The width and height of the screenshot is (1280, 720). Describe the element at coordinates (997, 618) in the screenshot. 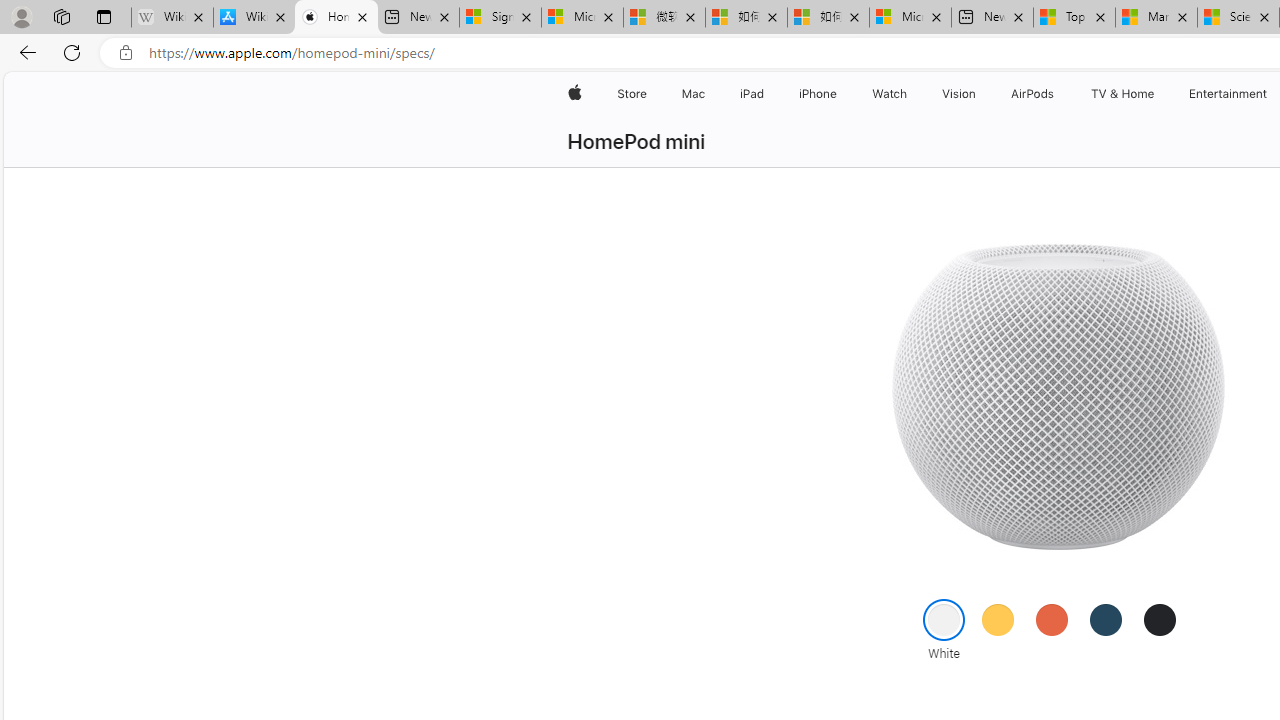

I see `'Yellow'` at that location.